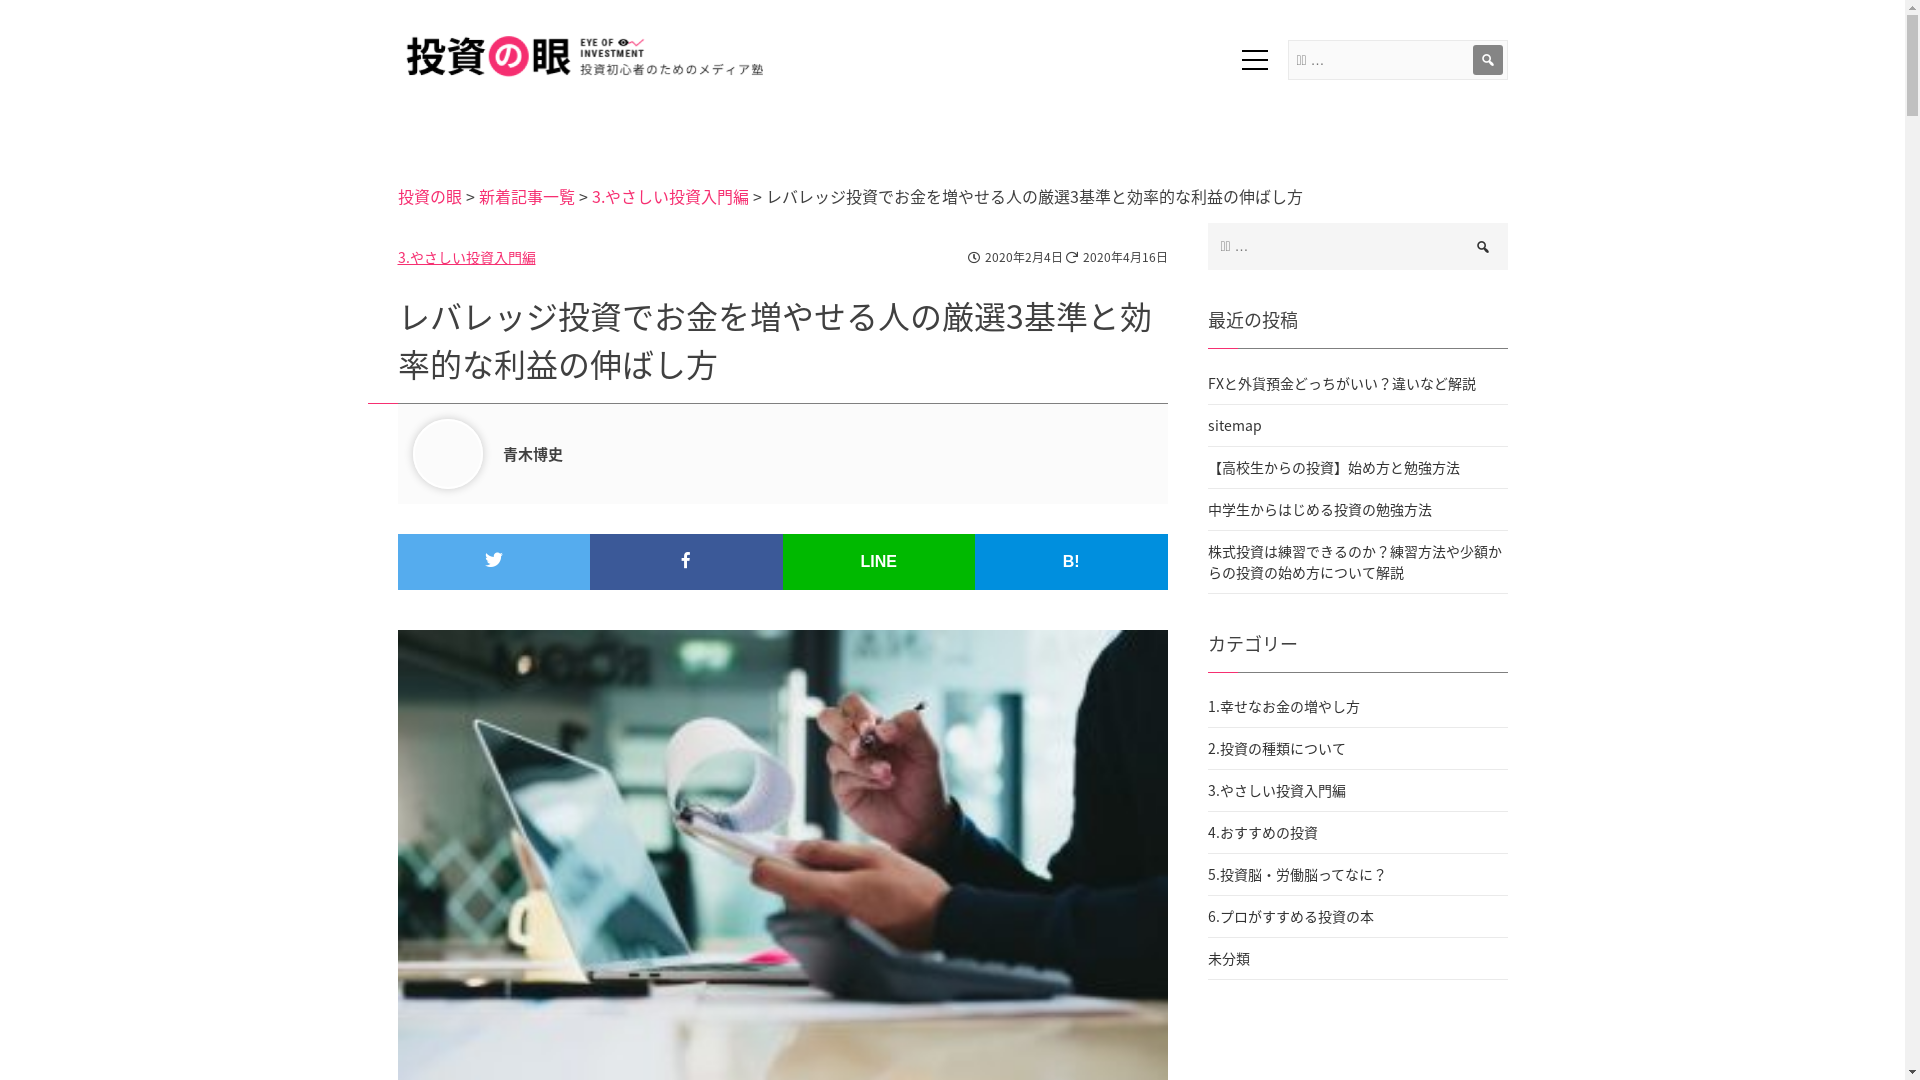 The height and width of the screenshot is (1080, 1920). Describe the element at coordinates (1358, 423) in the screenshot. I see `'sitemap'` at that location.